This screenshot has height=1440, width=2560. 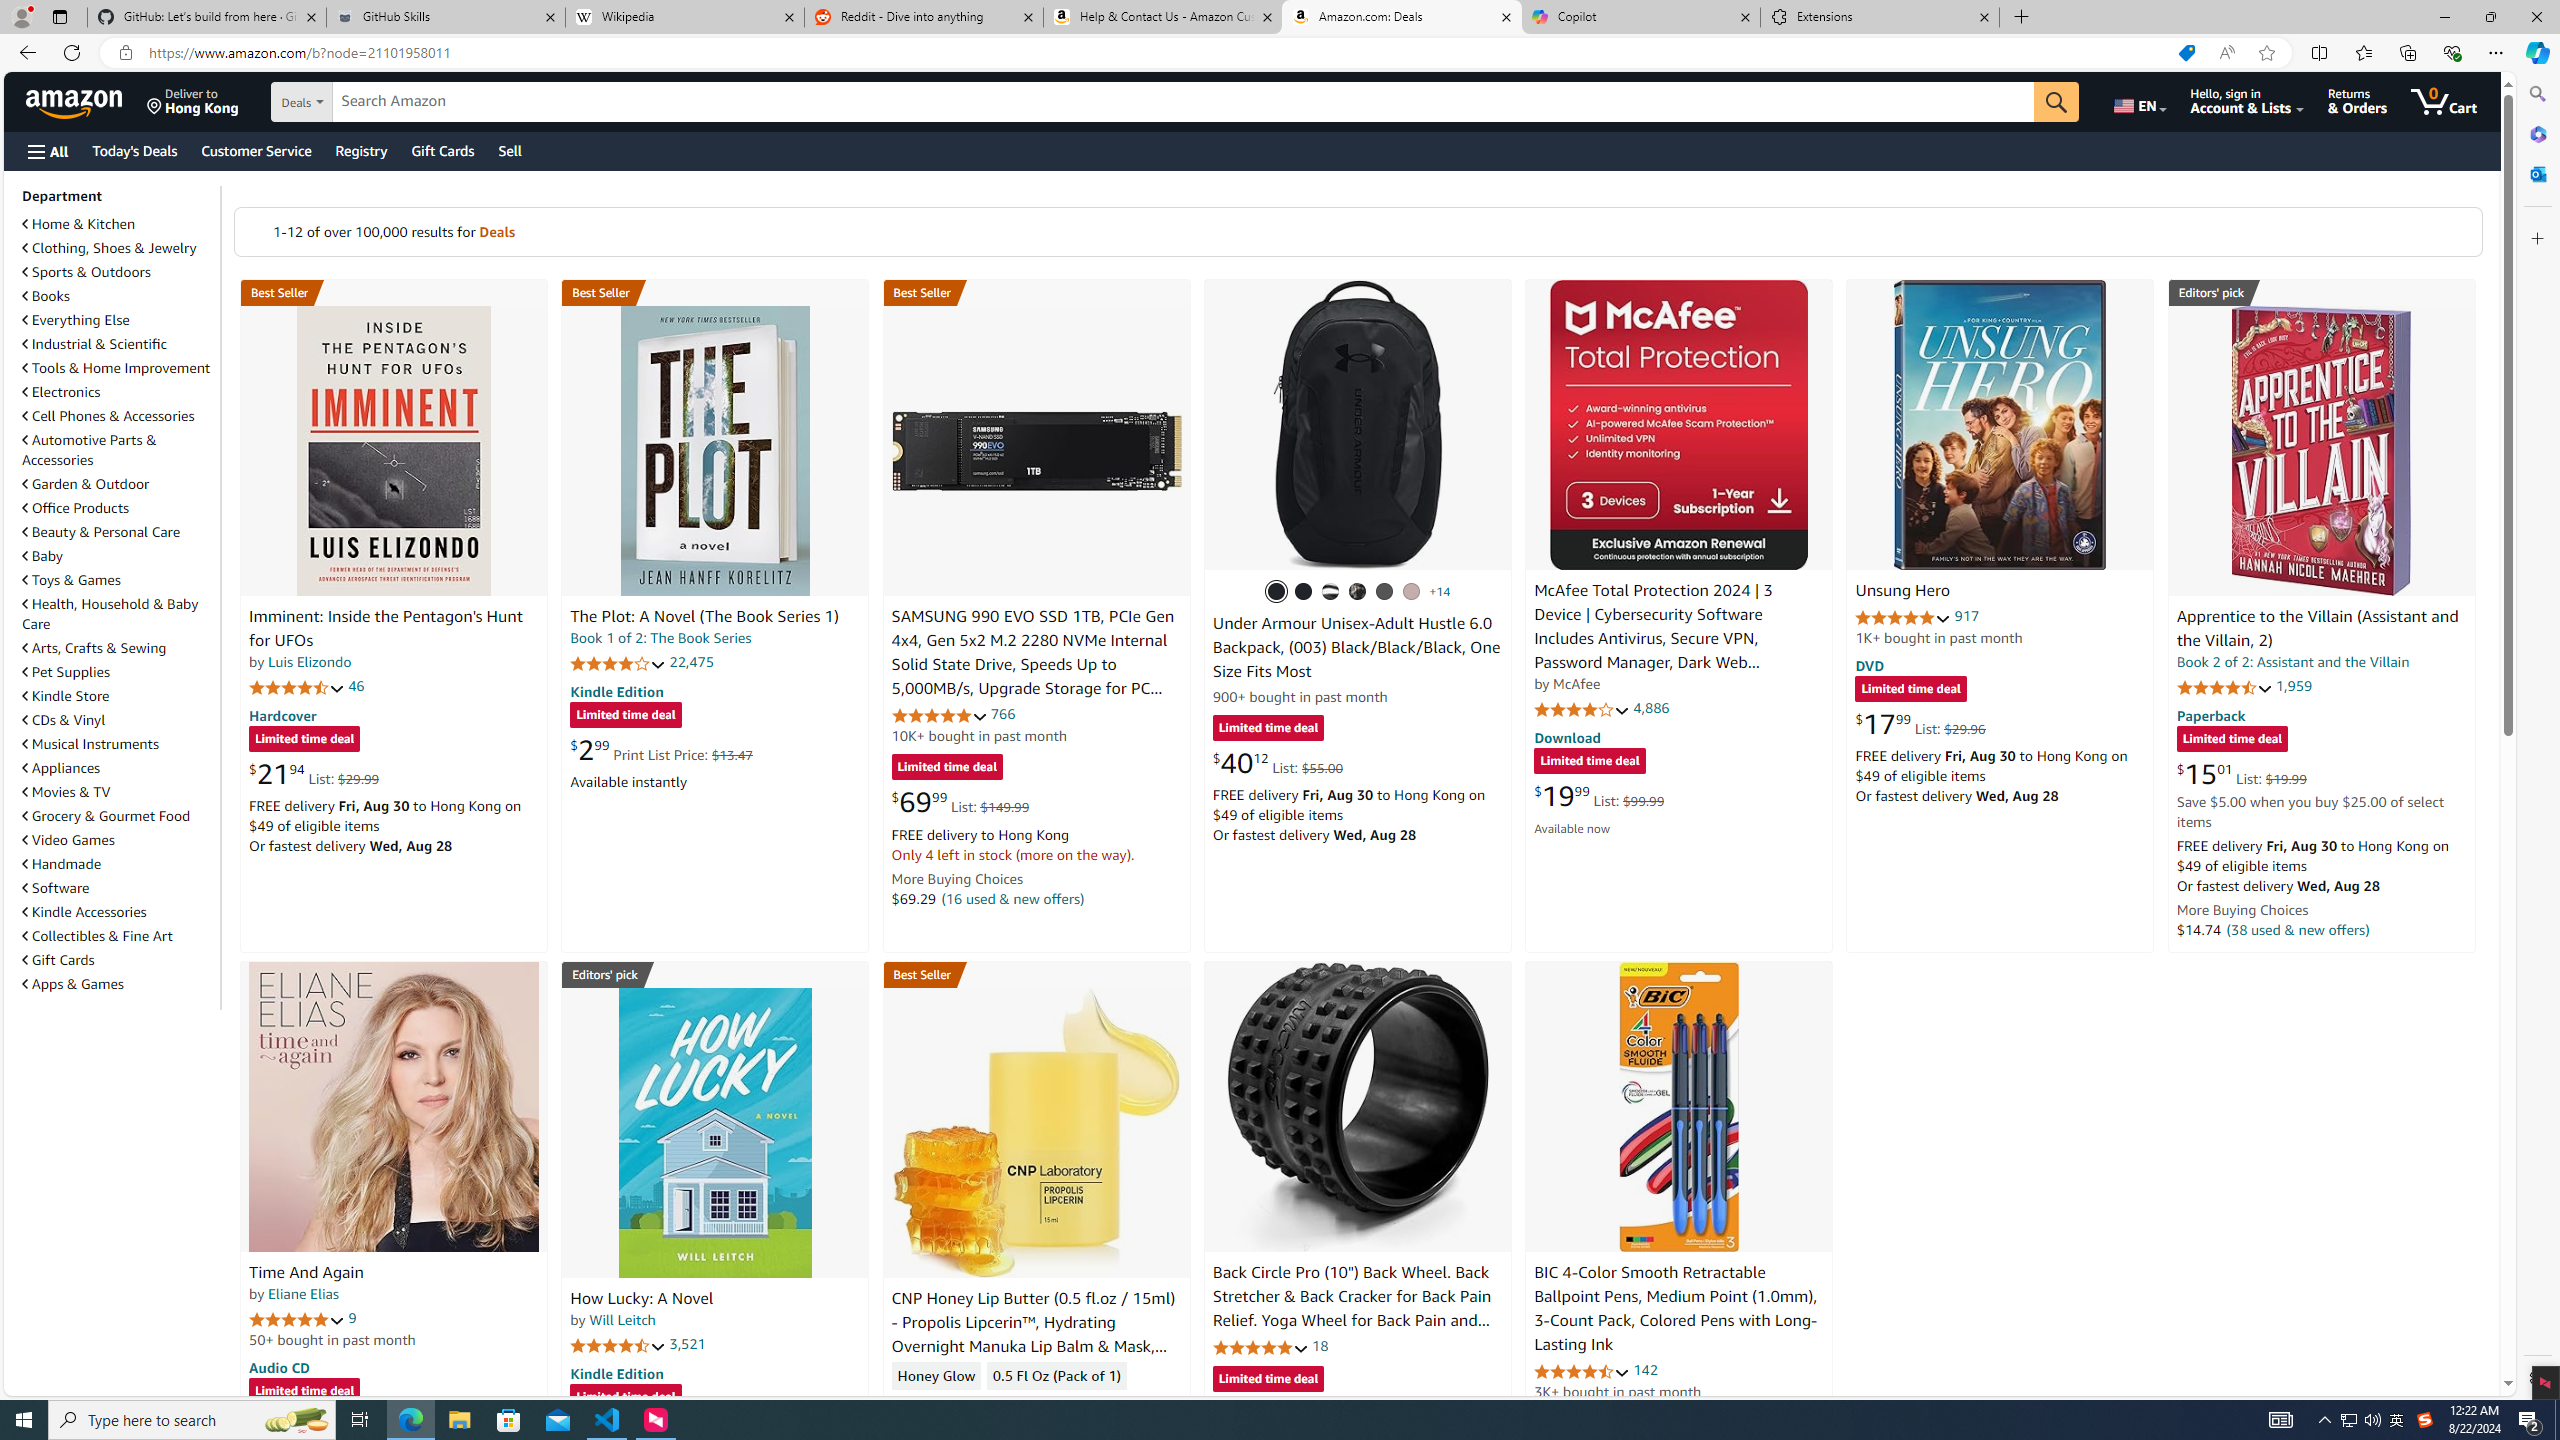 I want to click on 'DVD', so click(x=1870, y=666).